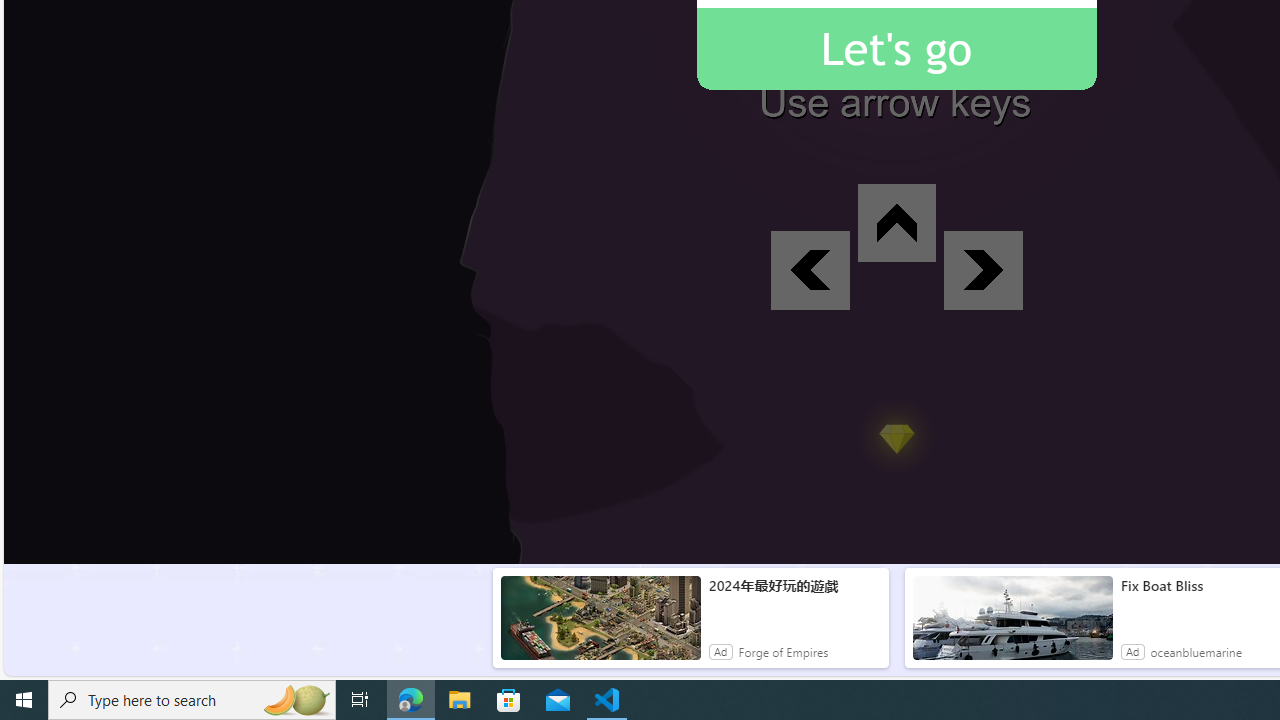 The height and width of the screenshot is (720, 1280). I want to click on 'Forge of Empires', so click(783, 651).